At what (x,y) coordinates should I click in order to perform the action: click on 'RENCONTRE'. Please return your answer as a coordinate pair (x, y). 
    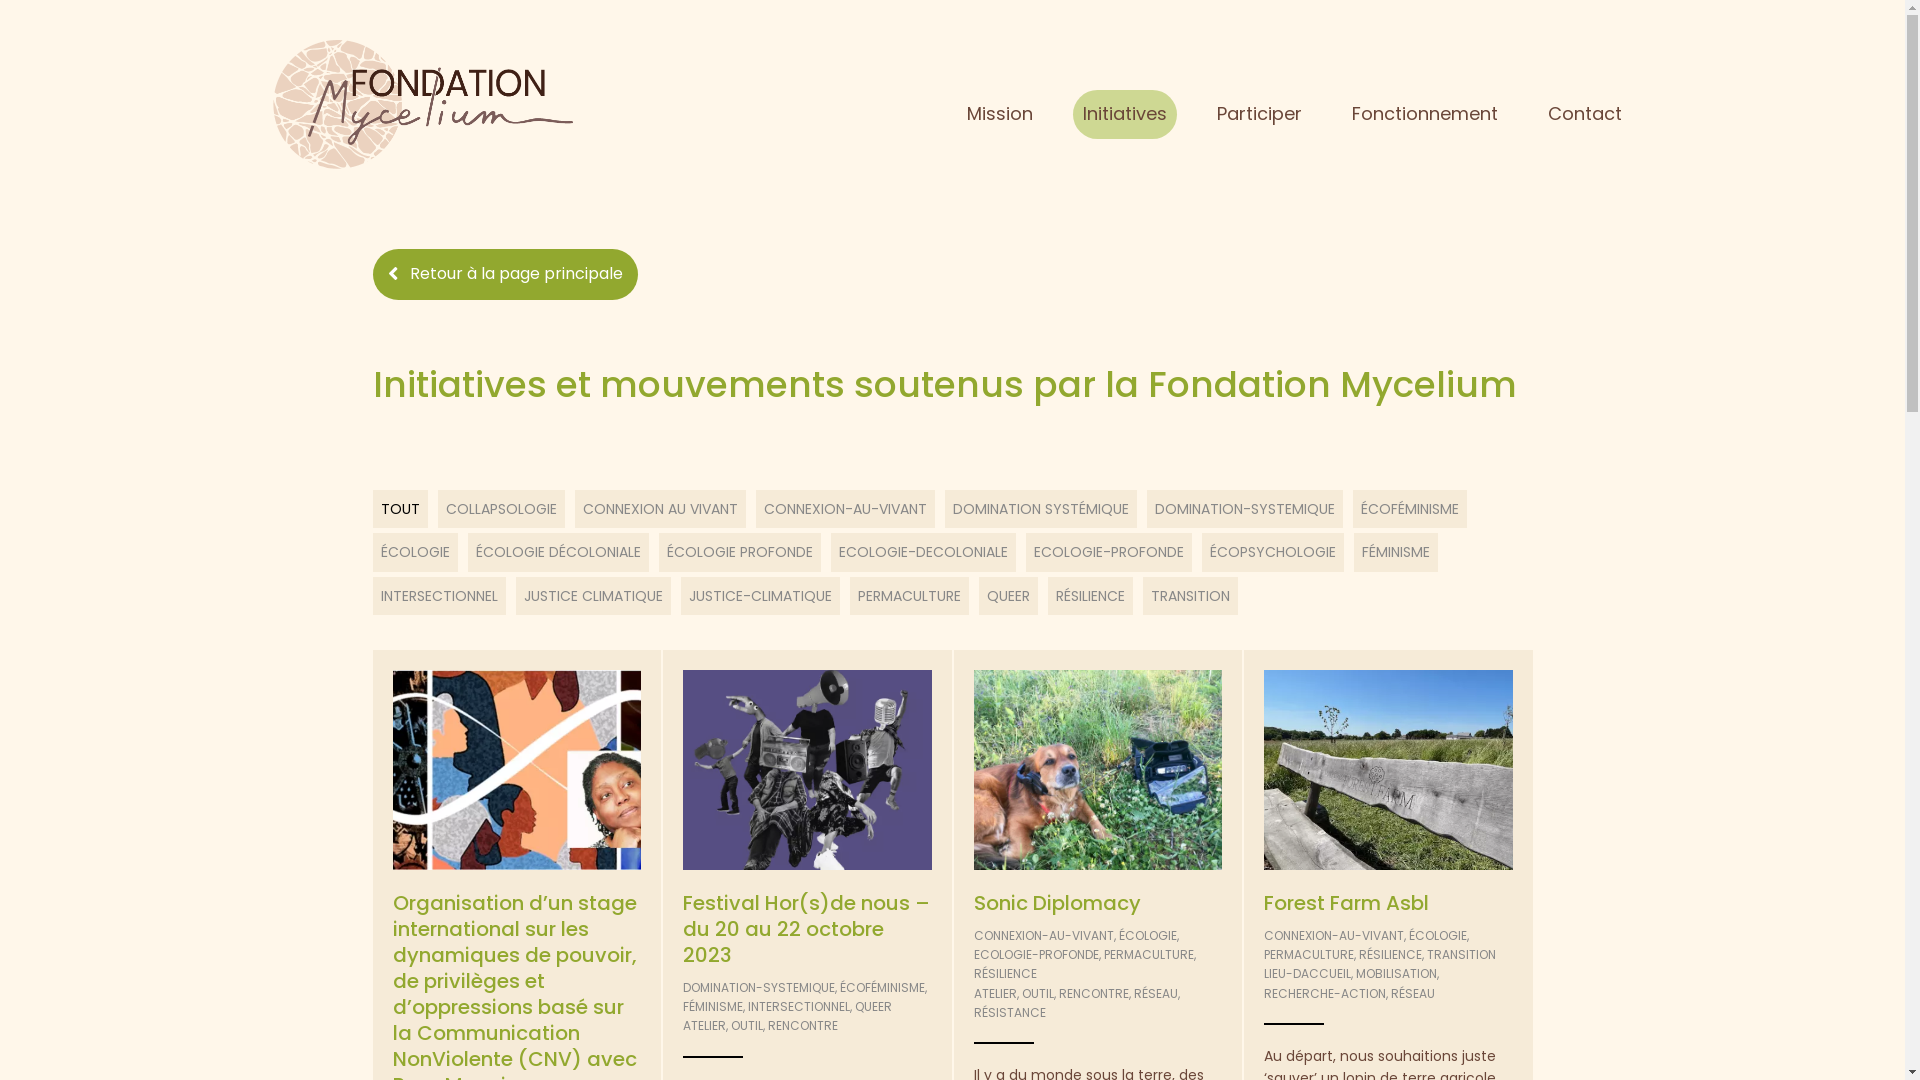
    Looking at the image, I should click on (1092, 993).